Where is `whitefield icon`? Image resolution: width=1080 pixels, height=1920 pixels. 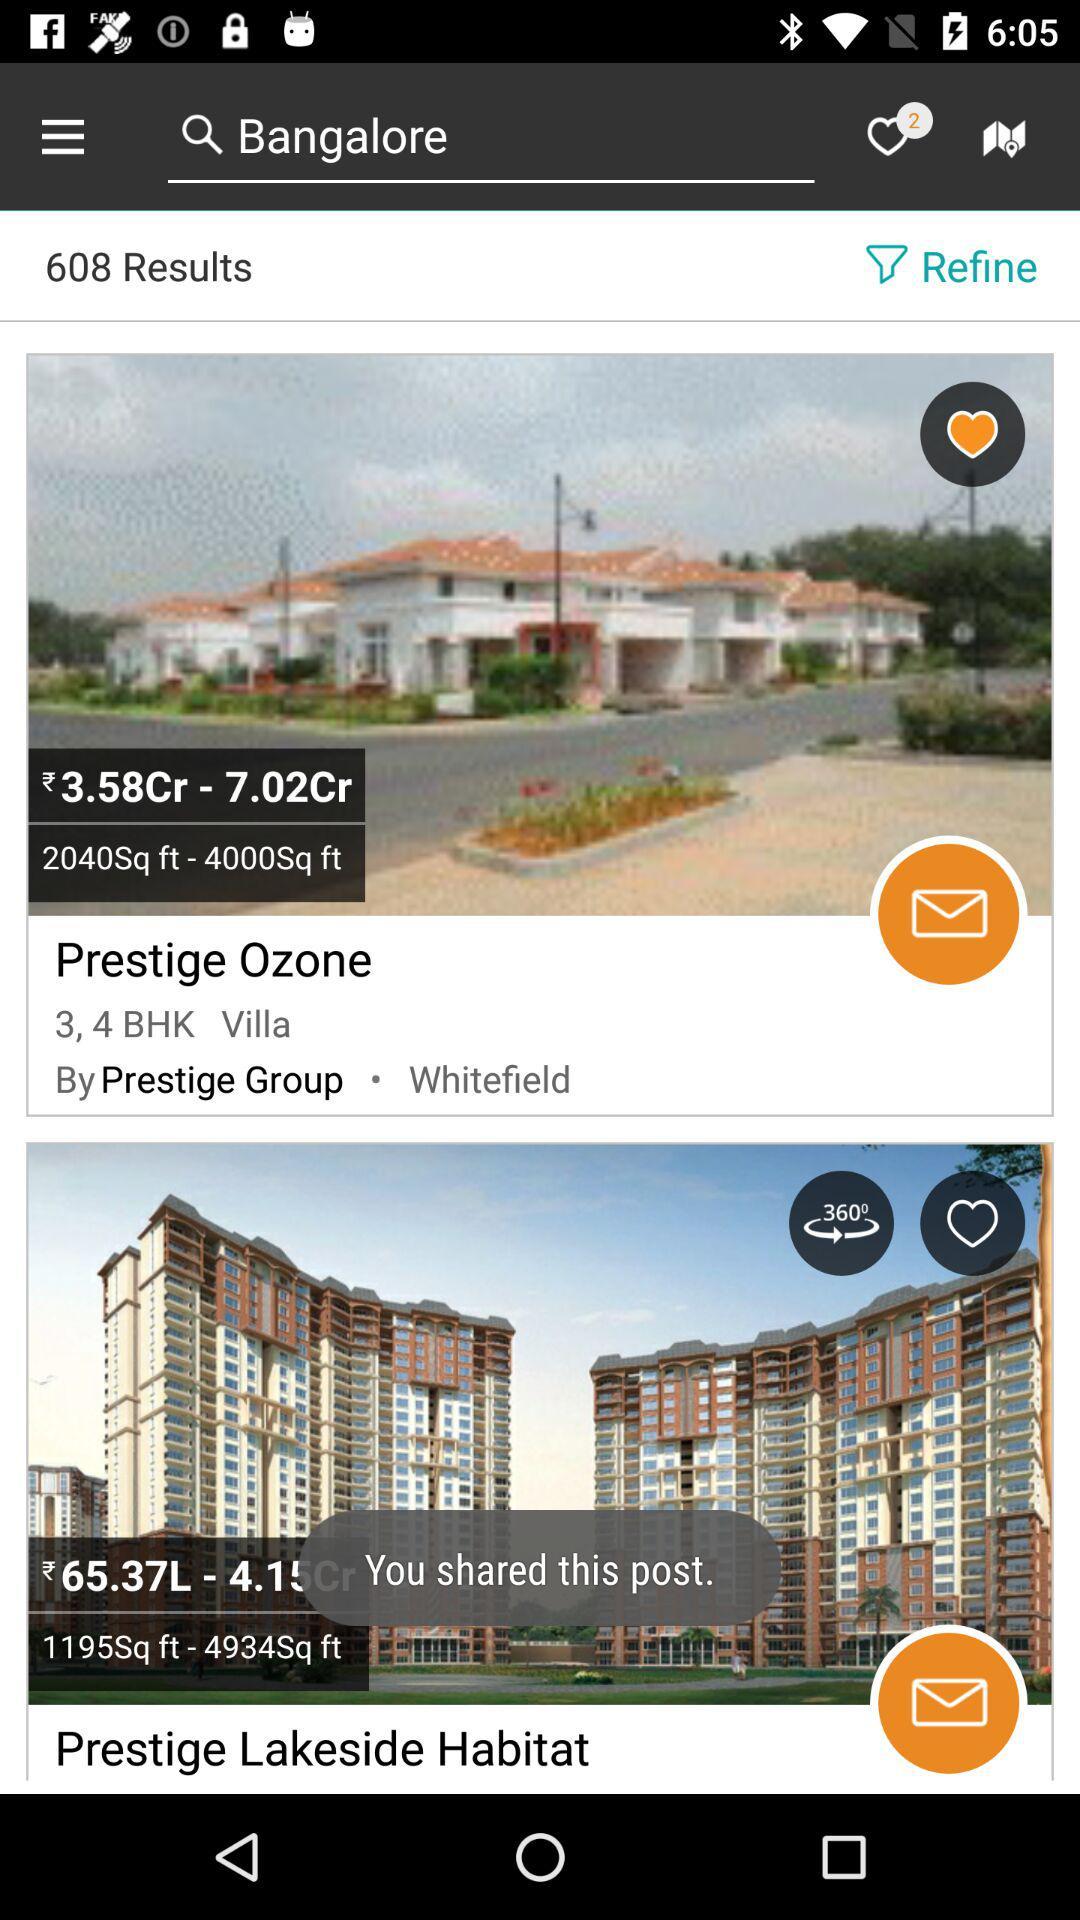 whitefield icon is located at coordinates (490, 1077).